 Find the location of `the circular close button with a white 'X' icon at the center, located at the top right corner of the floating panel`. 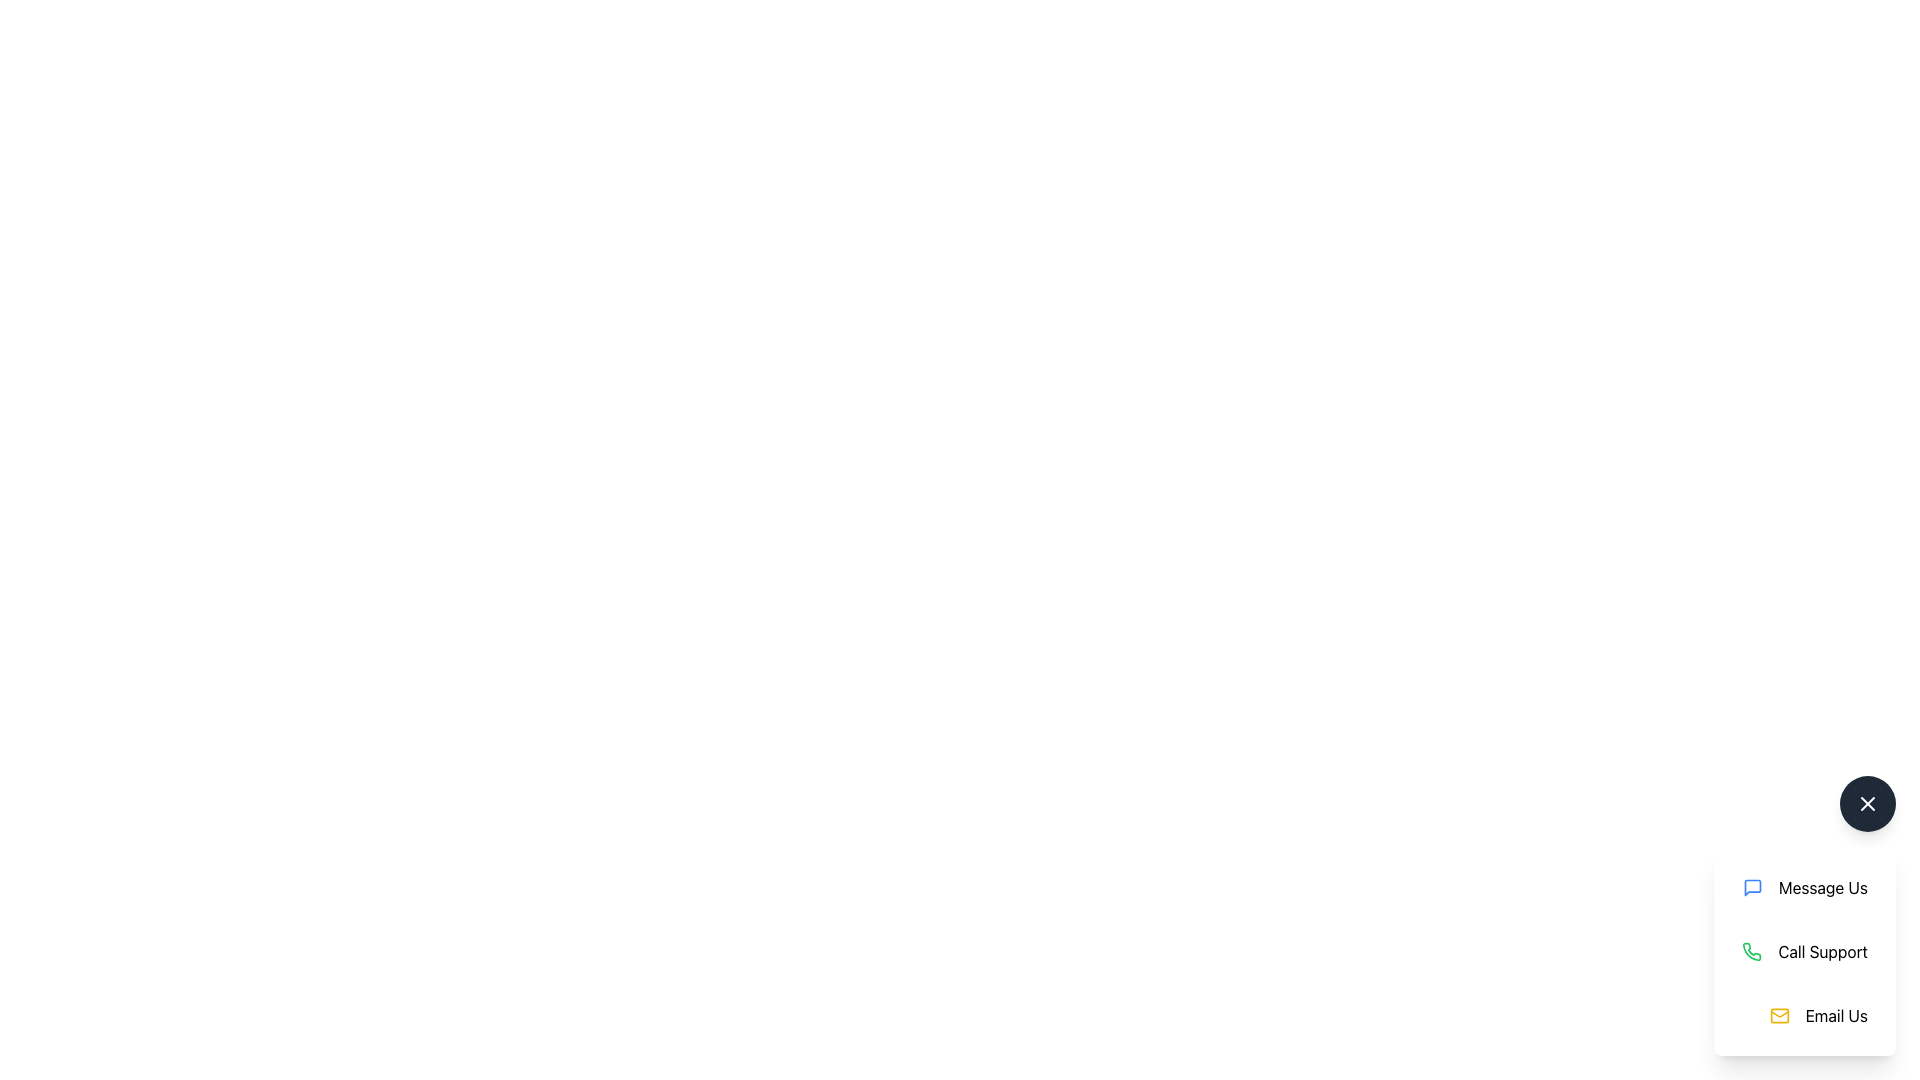

the circular close button with a white 'X' icon at the center, located at the top right corner of the floating panel is located at coordinates (1866, 802).